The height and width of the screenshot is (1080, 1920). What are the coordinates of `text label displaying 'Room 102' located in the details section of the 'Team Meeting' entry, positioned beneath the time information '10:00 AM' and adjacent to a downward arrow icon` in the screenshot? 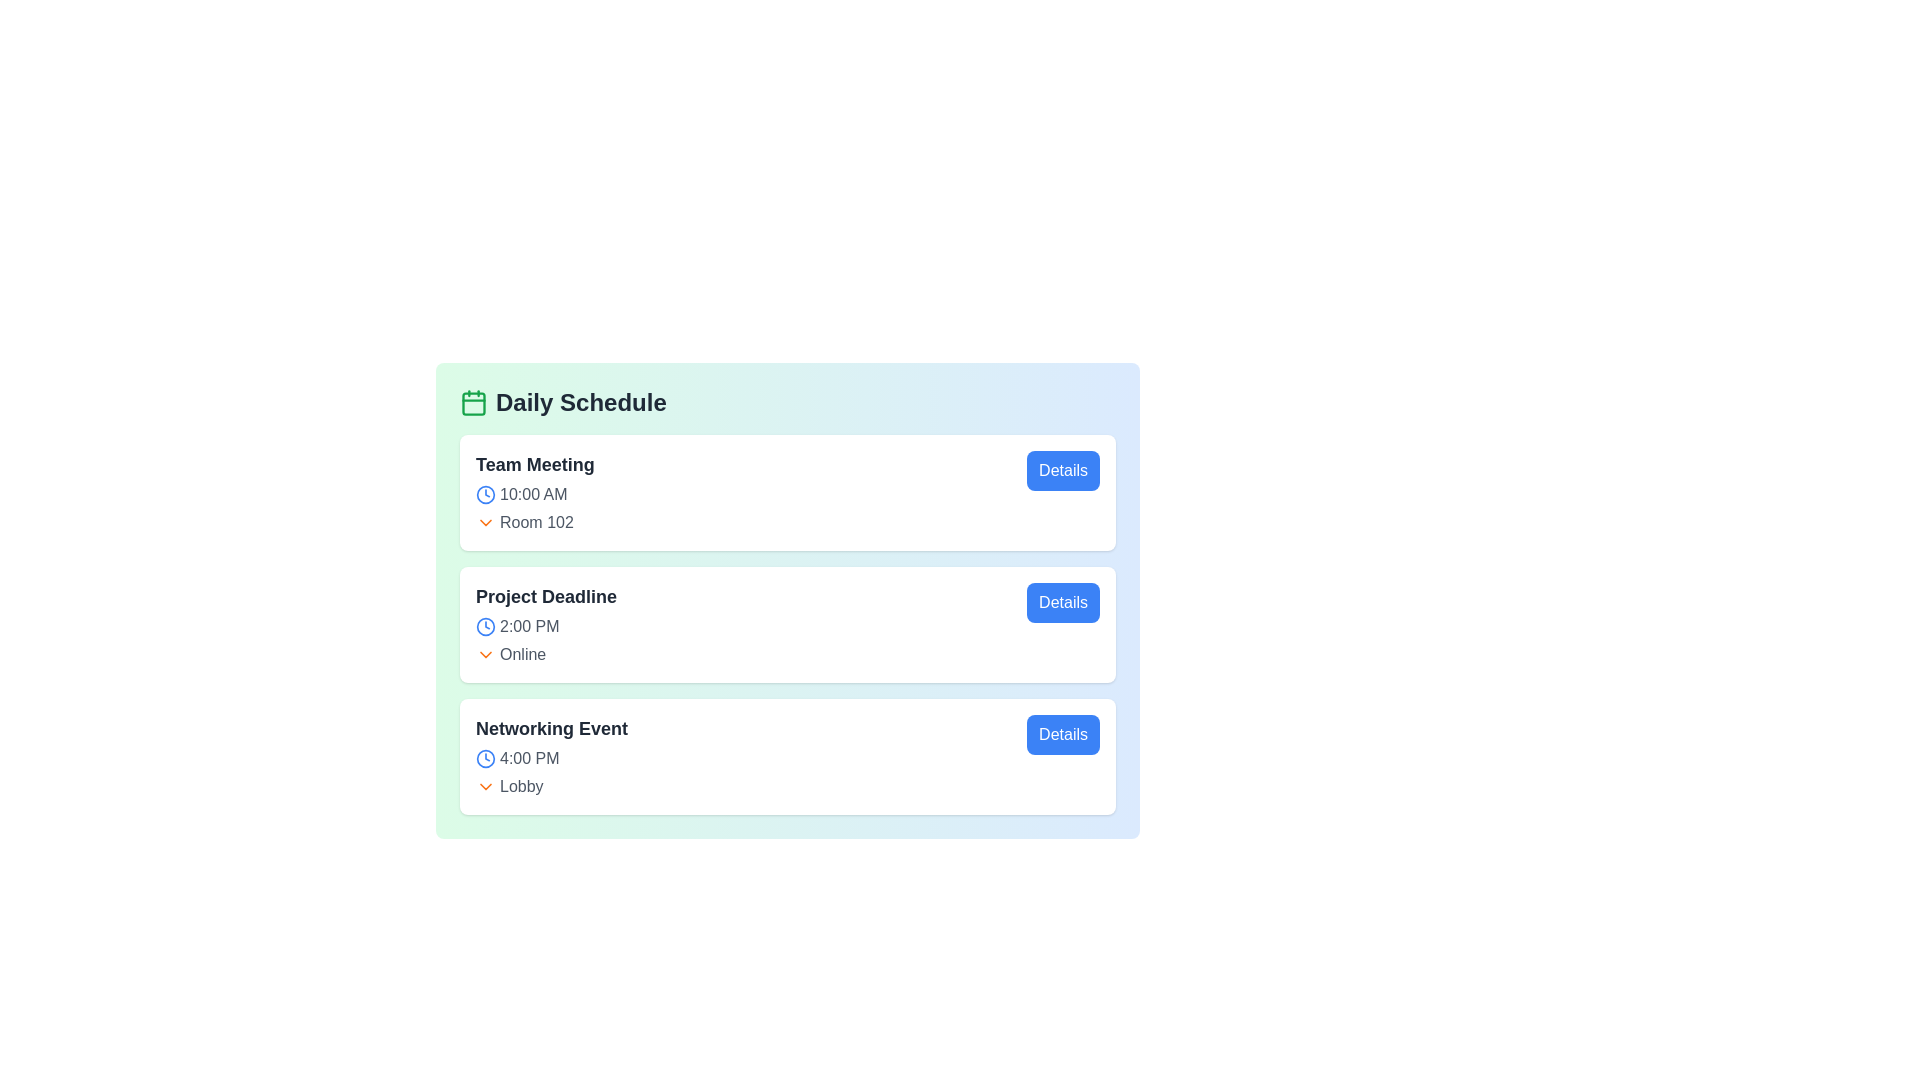 It's located at (536, 522).